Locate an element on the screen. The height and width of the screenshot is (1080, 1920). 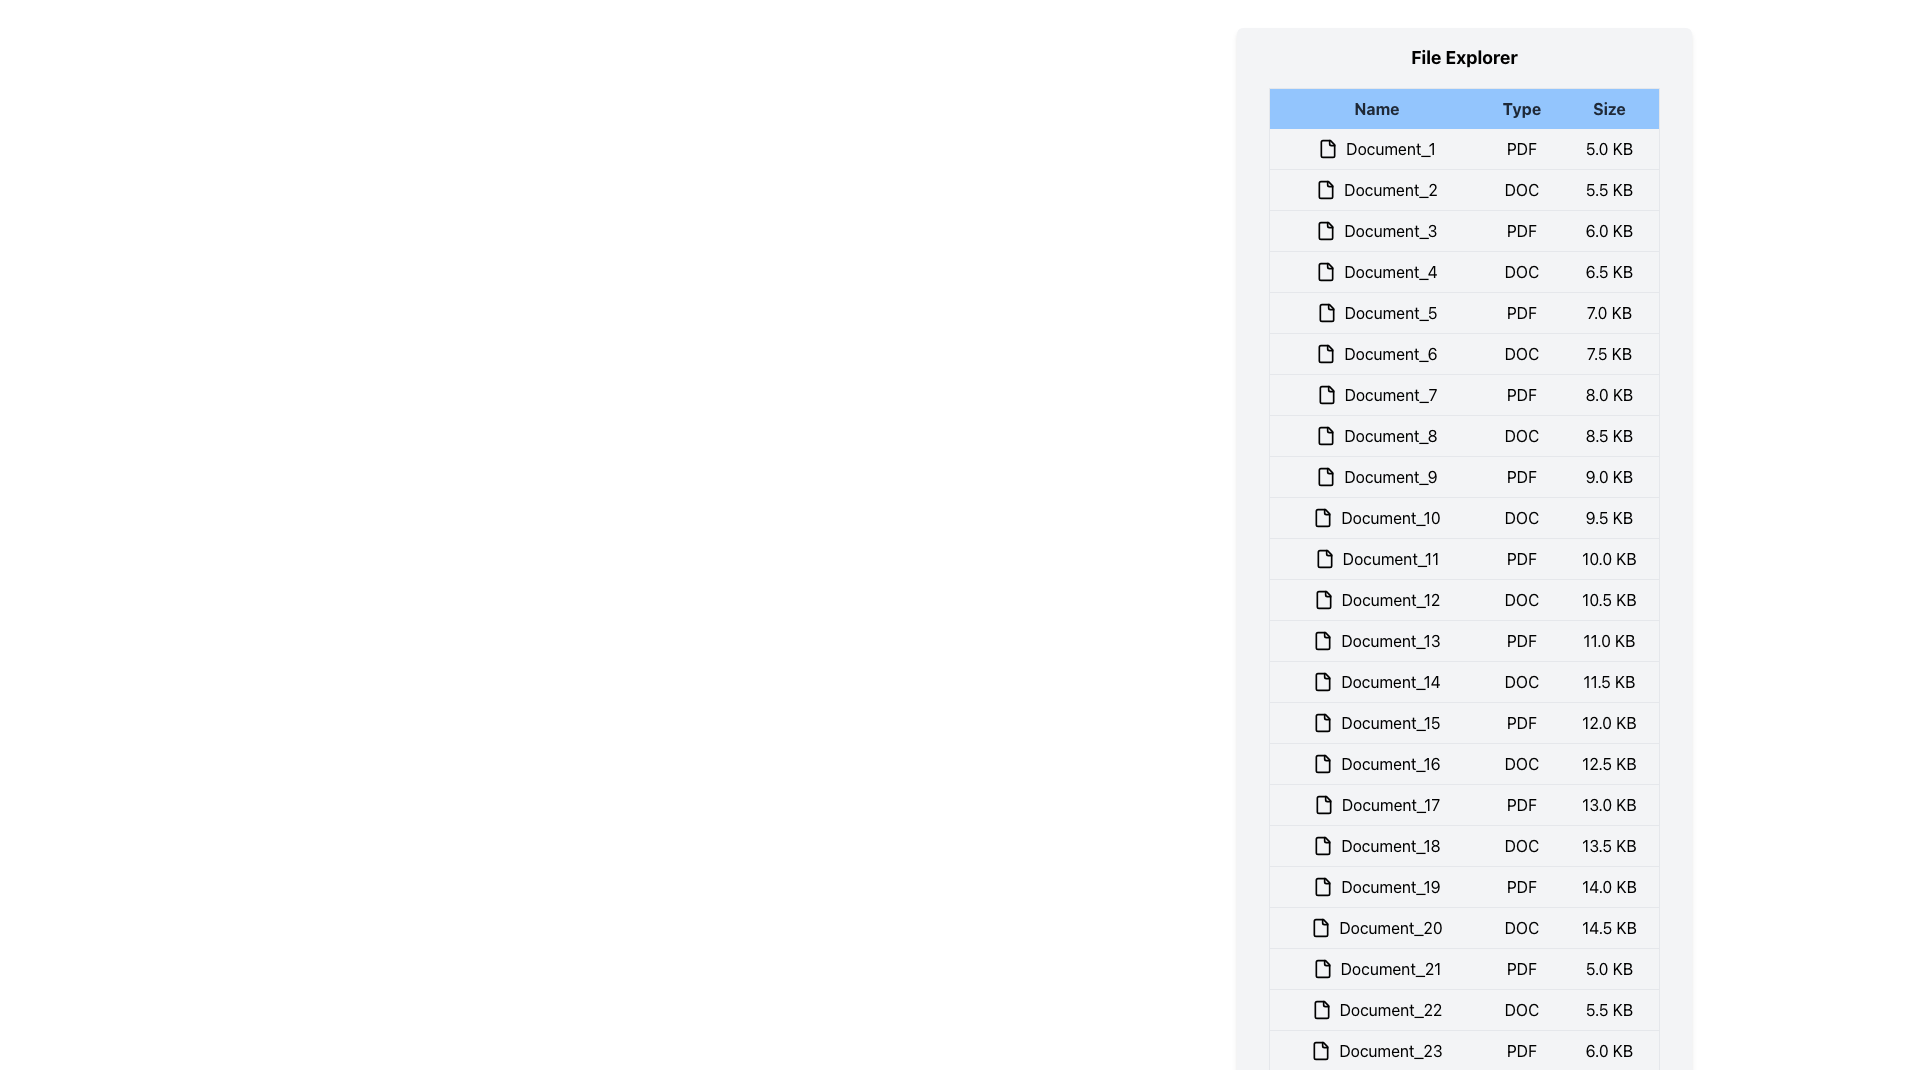
text label displaying the size of the file for 'Document_17', located at the far right of the file information row, in the 'Size' column is located at coordinates (1609, 804).